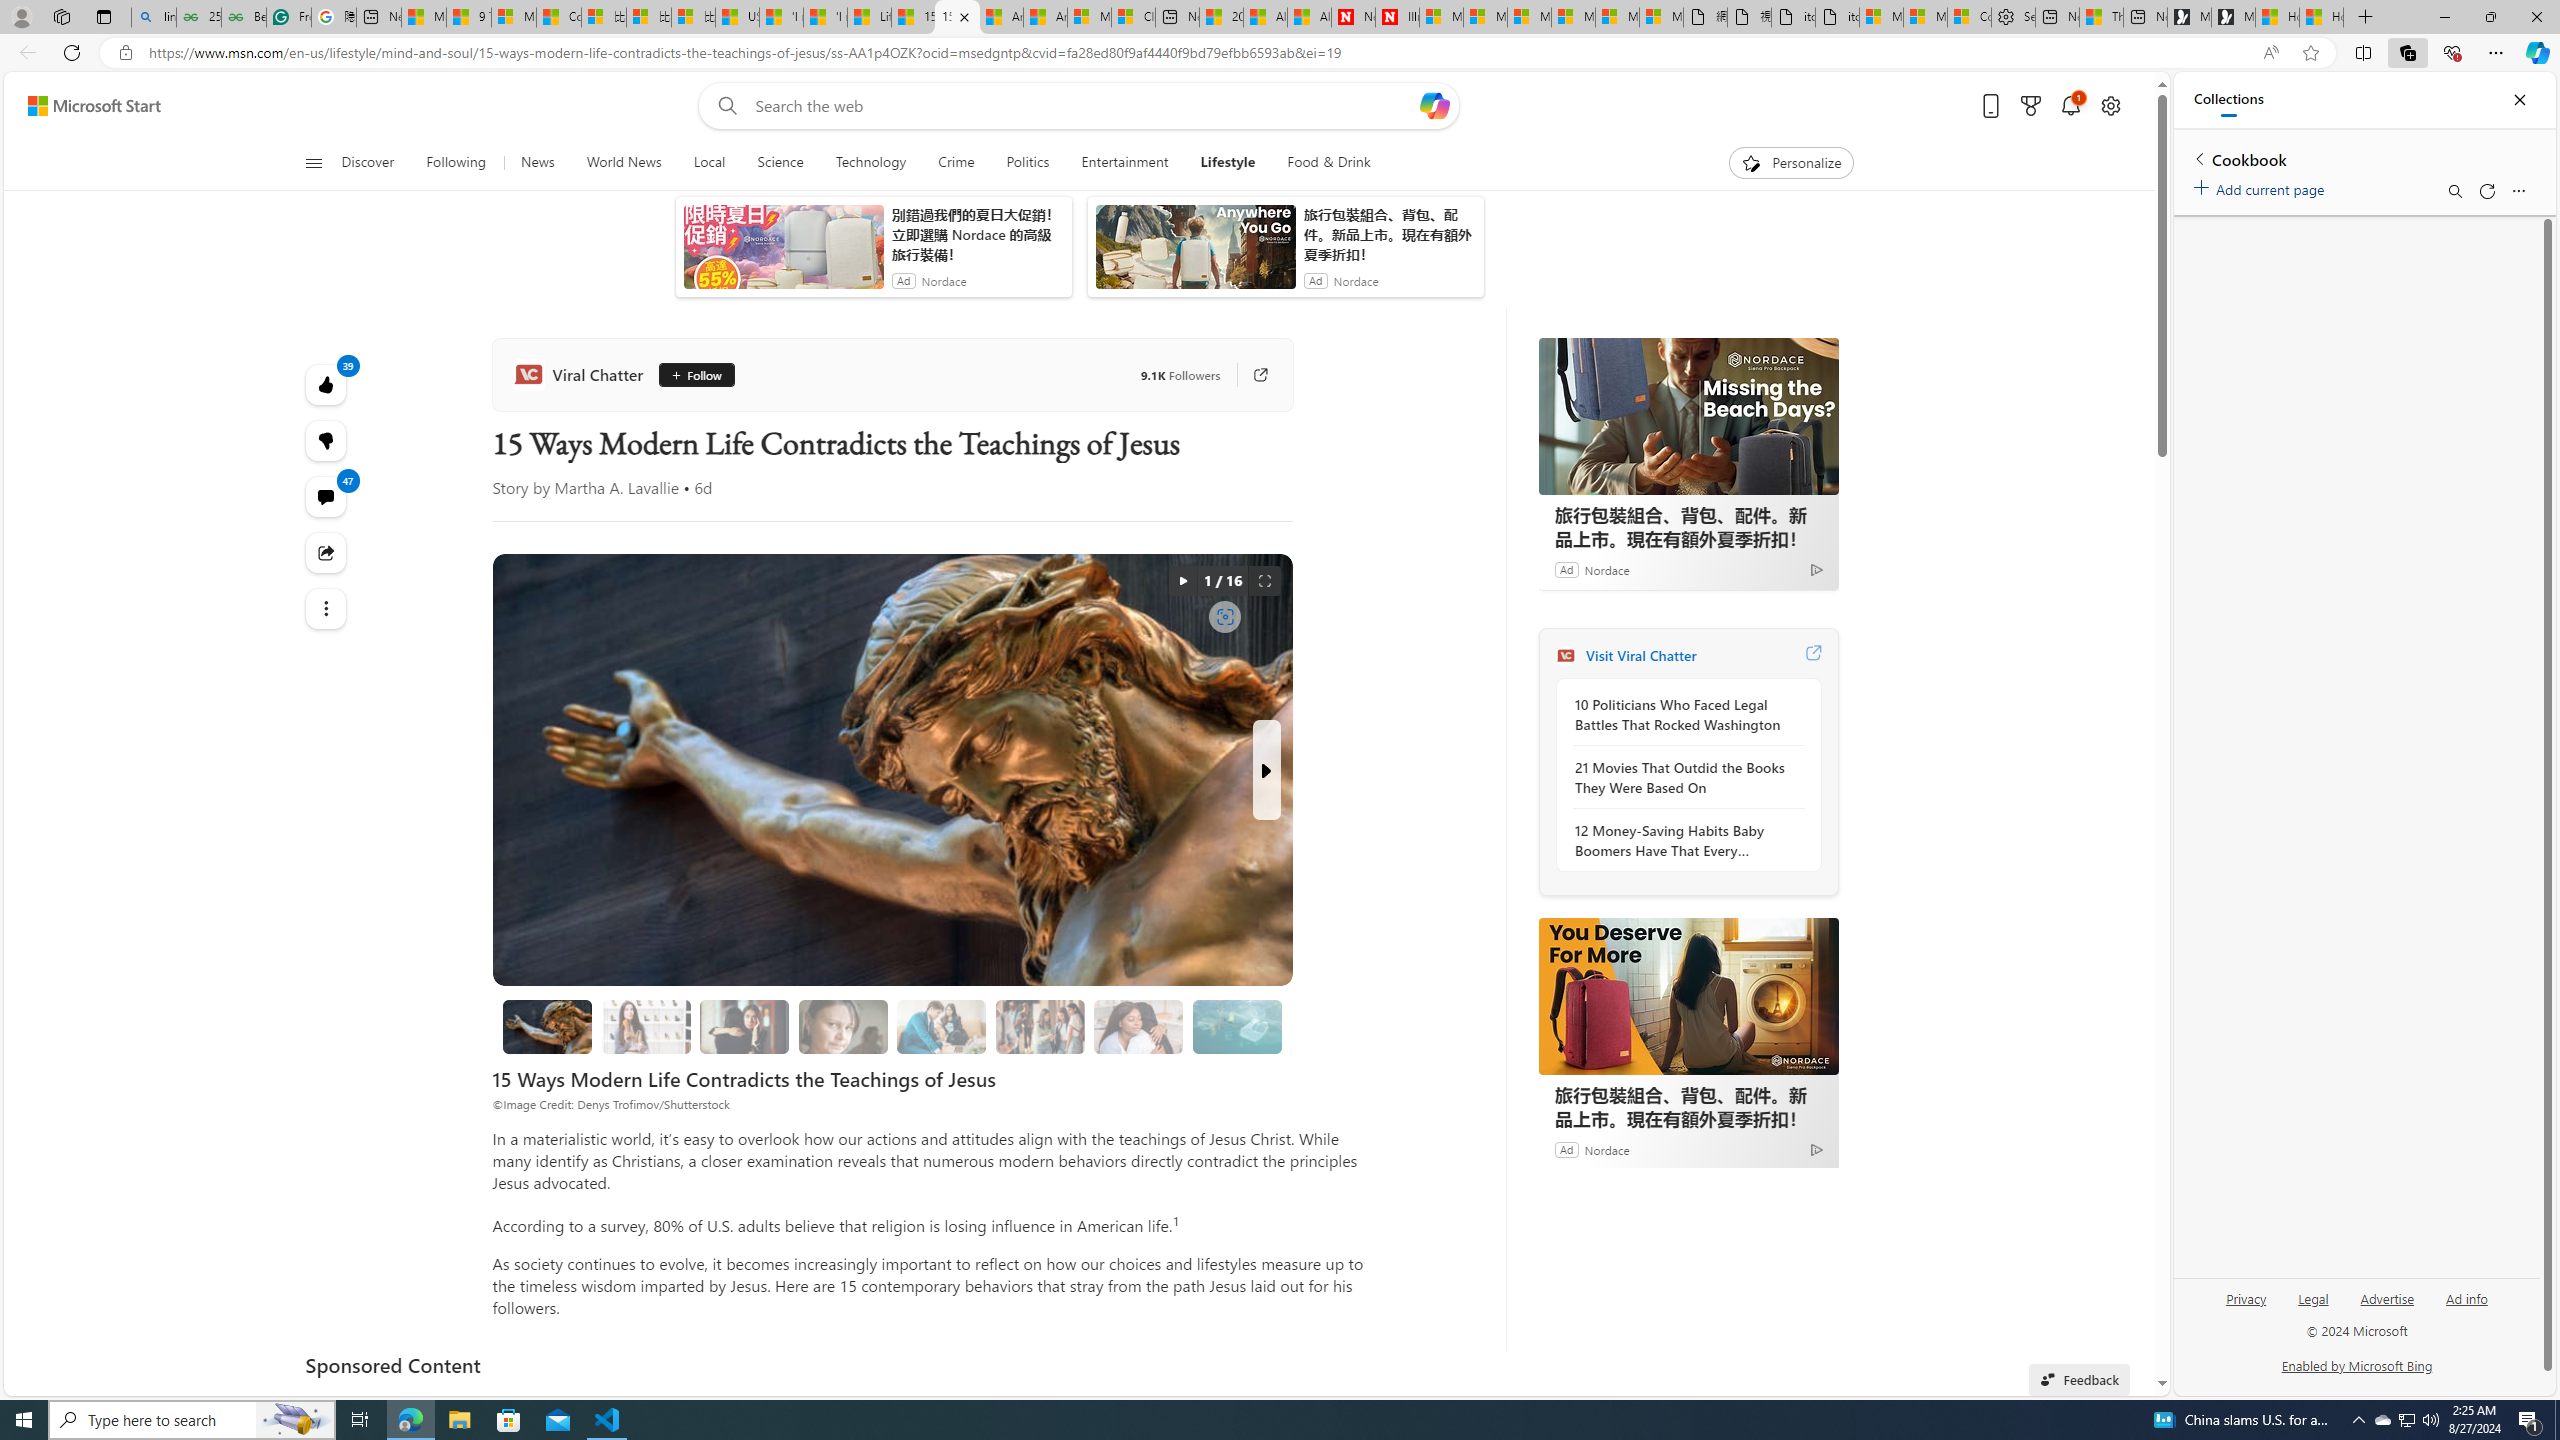  Describe the element at coordinates (709, 162) in the screenshot. I see `'Local'` at that location.